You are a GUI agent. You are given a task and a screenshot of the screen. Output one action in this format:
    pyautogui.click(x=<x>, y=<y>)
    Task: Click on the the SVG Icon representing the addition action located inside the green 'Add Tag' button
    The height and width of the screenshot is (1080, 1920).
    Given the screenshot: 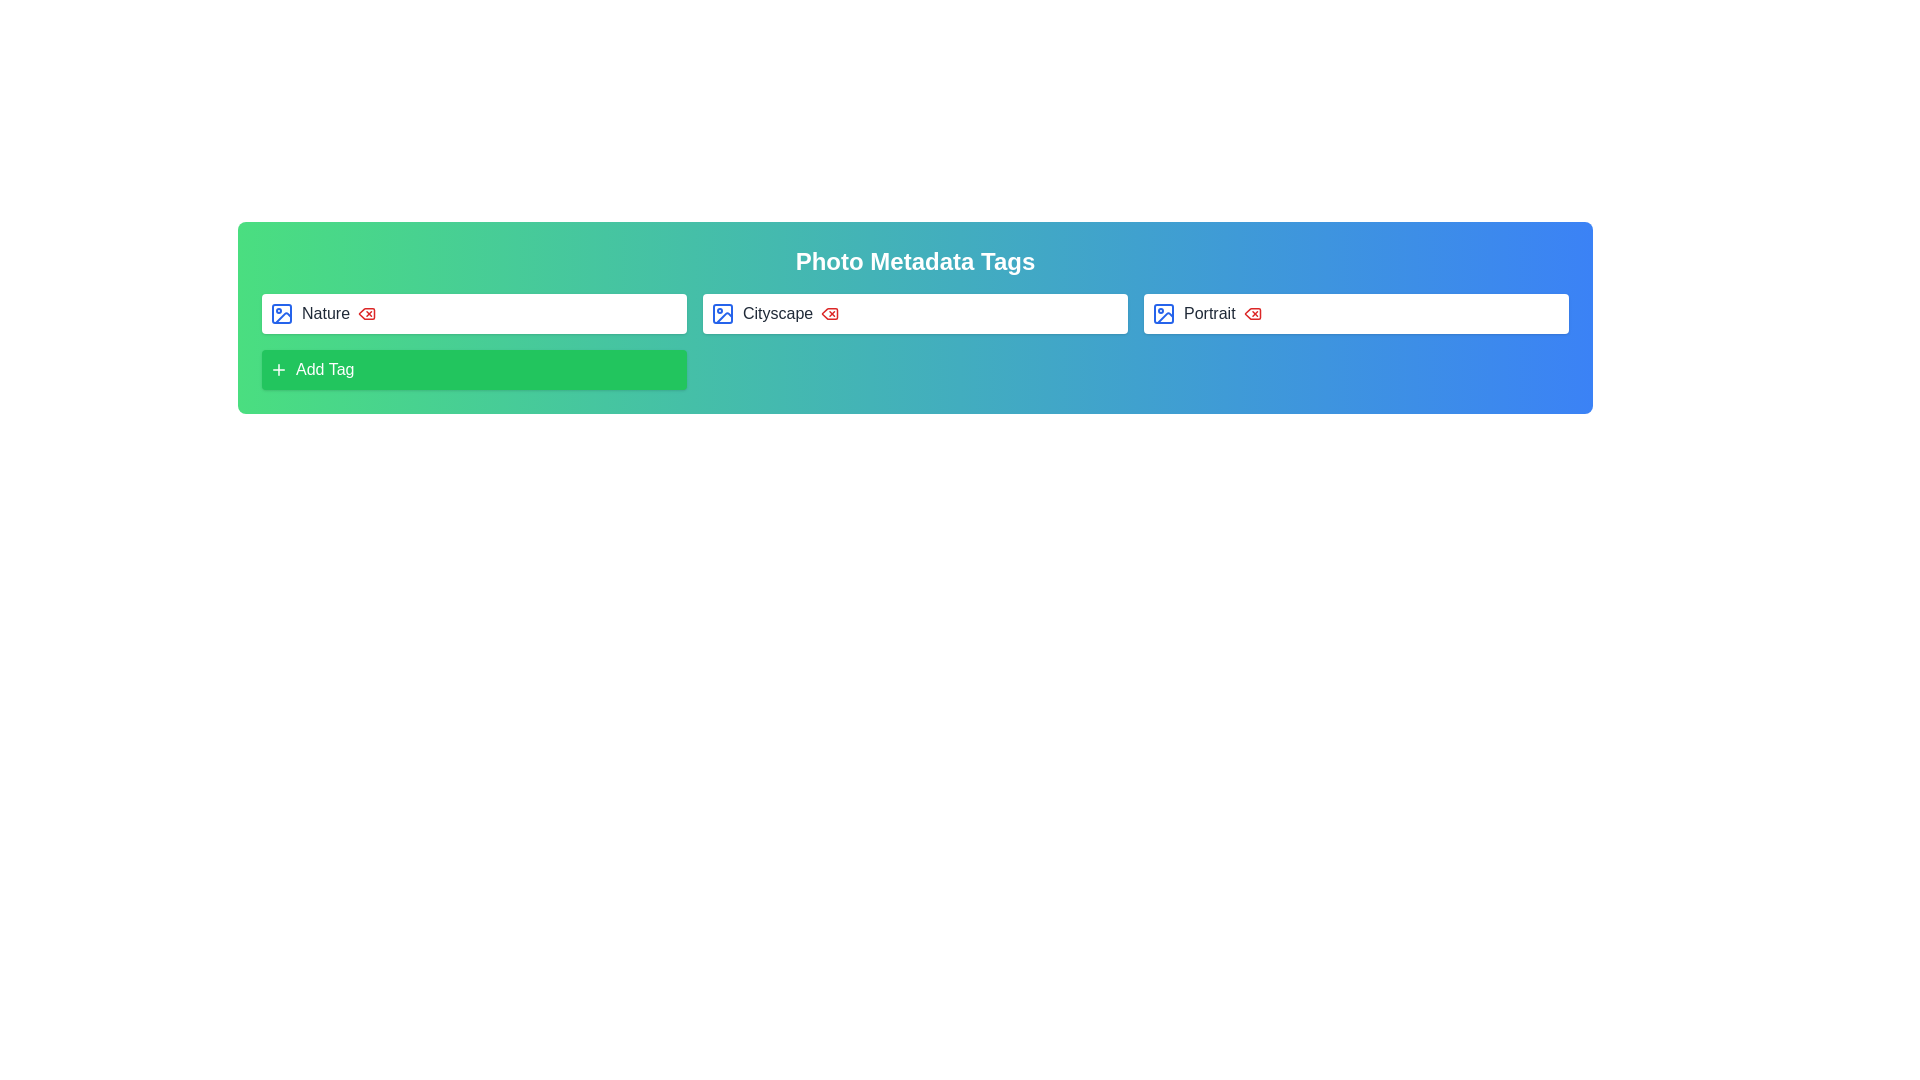 What is the action you would take?
    pyautogui.click(x=277, y=370)
    